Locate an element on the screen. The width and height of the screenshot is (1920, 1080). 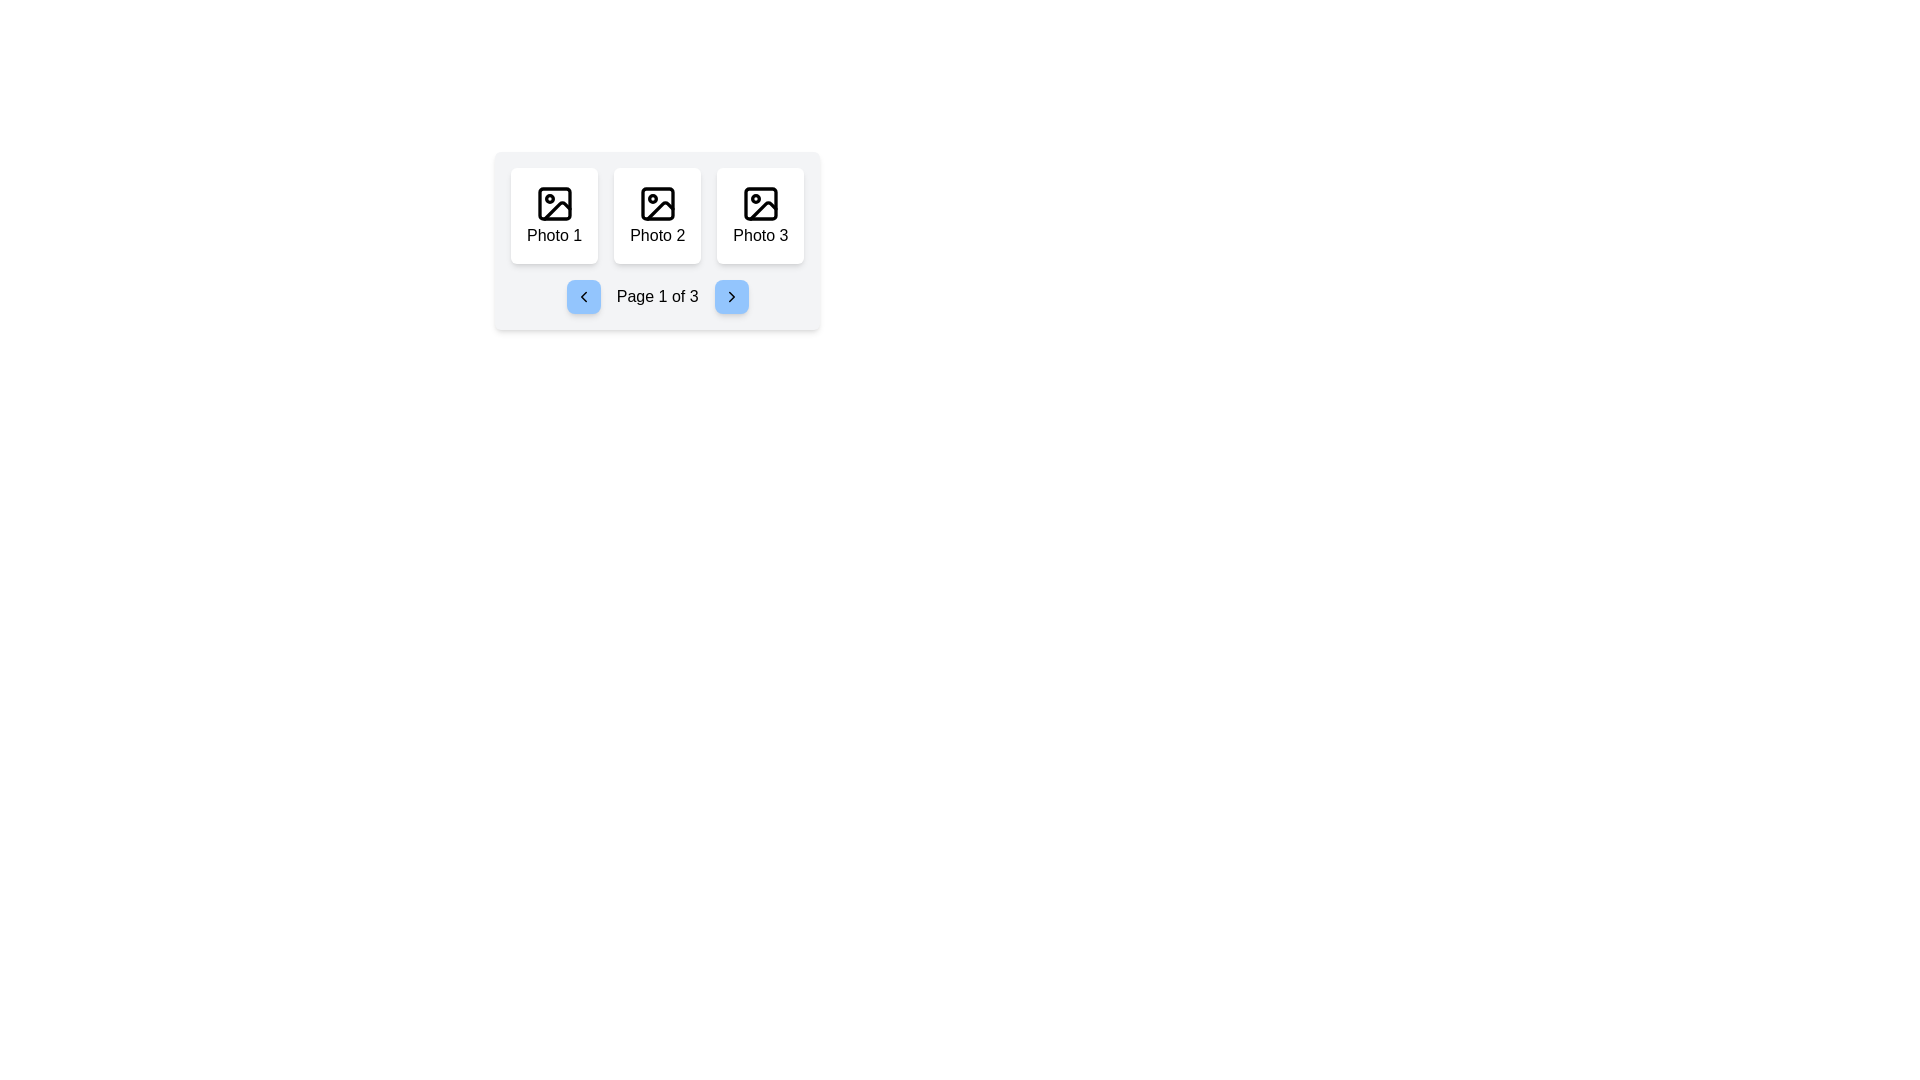
the first card in a horizontal group of three, which contains an image icon and the text 'Photo 1' is located at coordinates (554, 216).